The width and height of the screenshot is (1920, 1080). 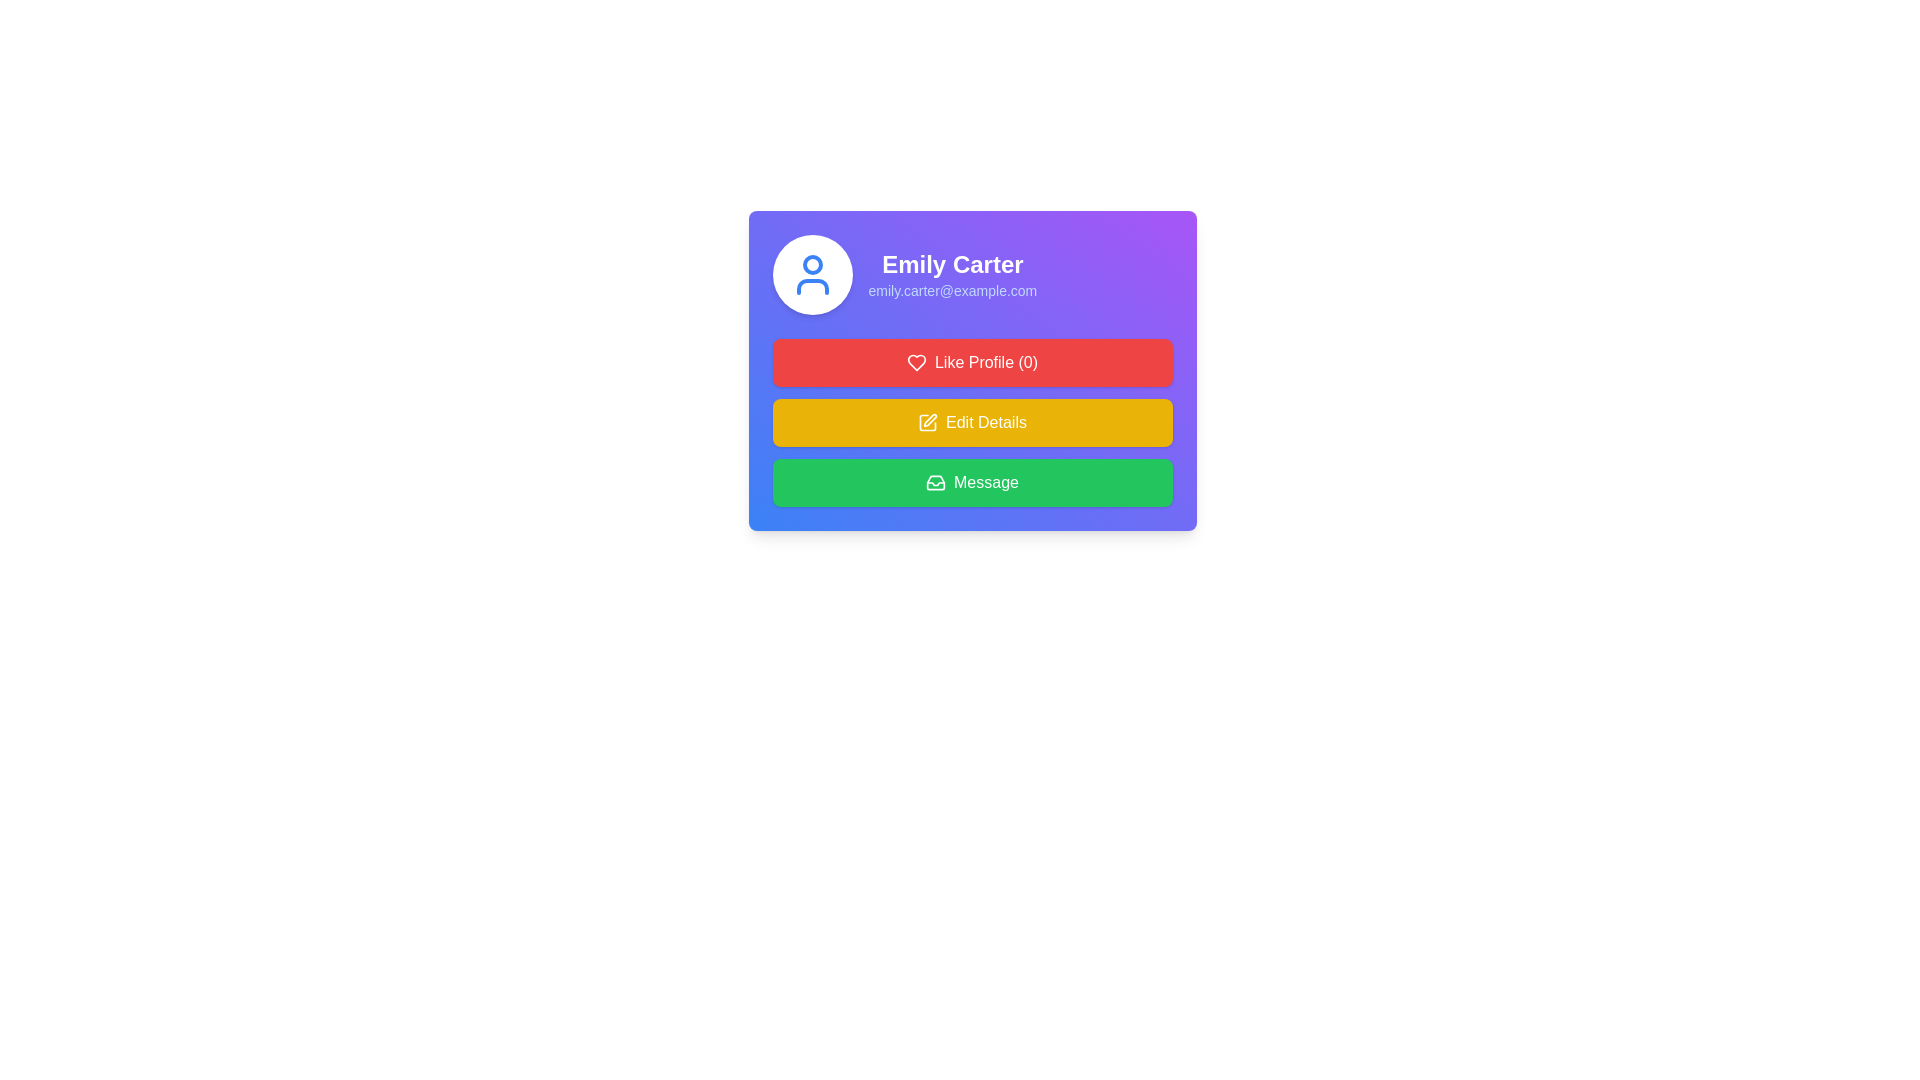 I want to click on the like button located below the user's profile information to like the profile, so click(x=972, y=362).